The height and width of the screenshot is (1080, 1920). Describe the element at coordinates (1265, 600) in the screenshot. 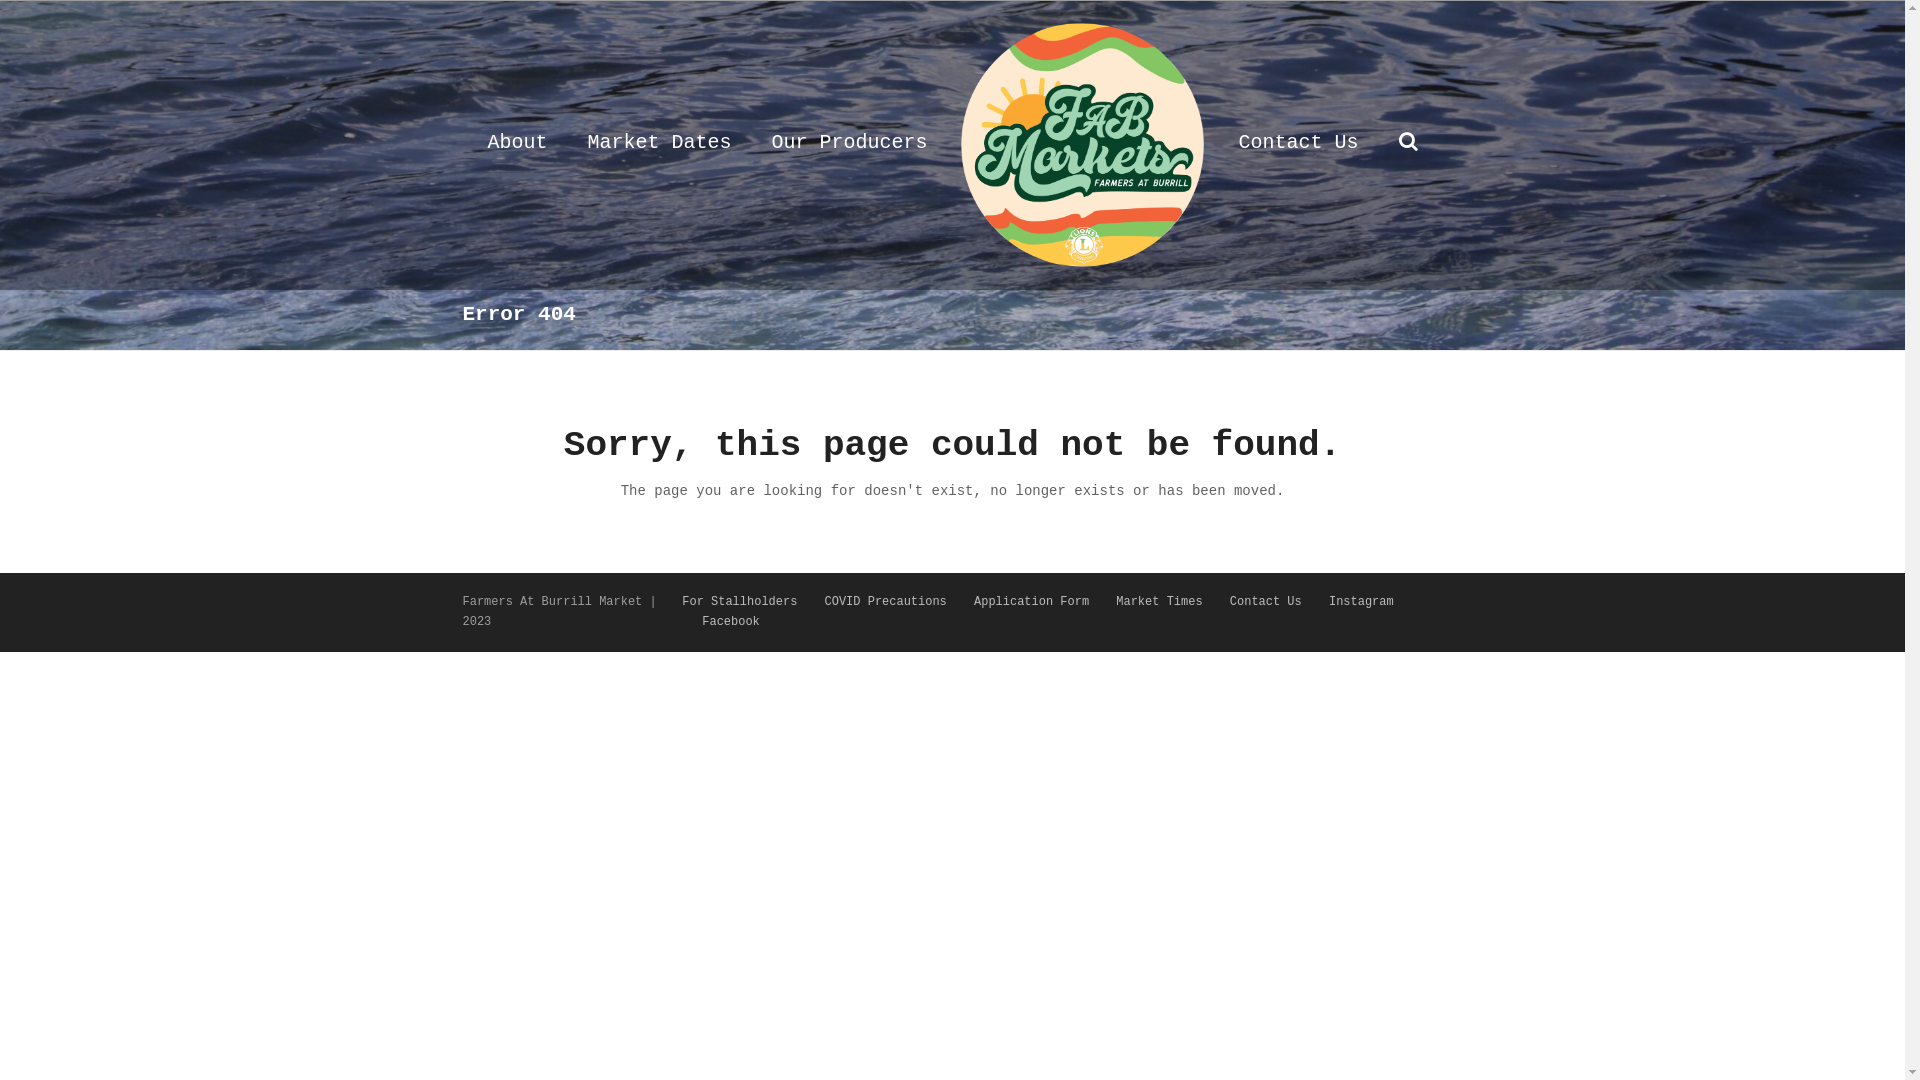

I see `'Contact Us'` at that location.